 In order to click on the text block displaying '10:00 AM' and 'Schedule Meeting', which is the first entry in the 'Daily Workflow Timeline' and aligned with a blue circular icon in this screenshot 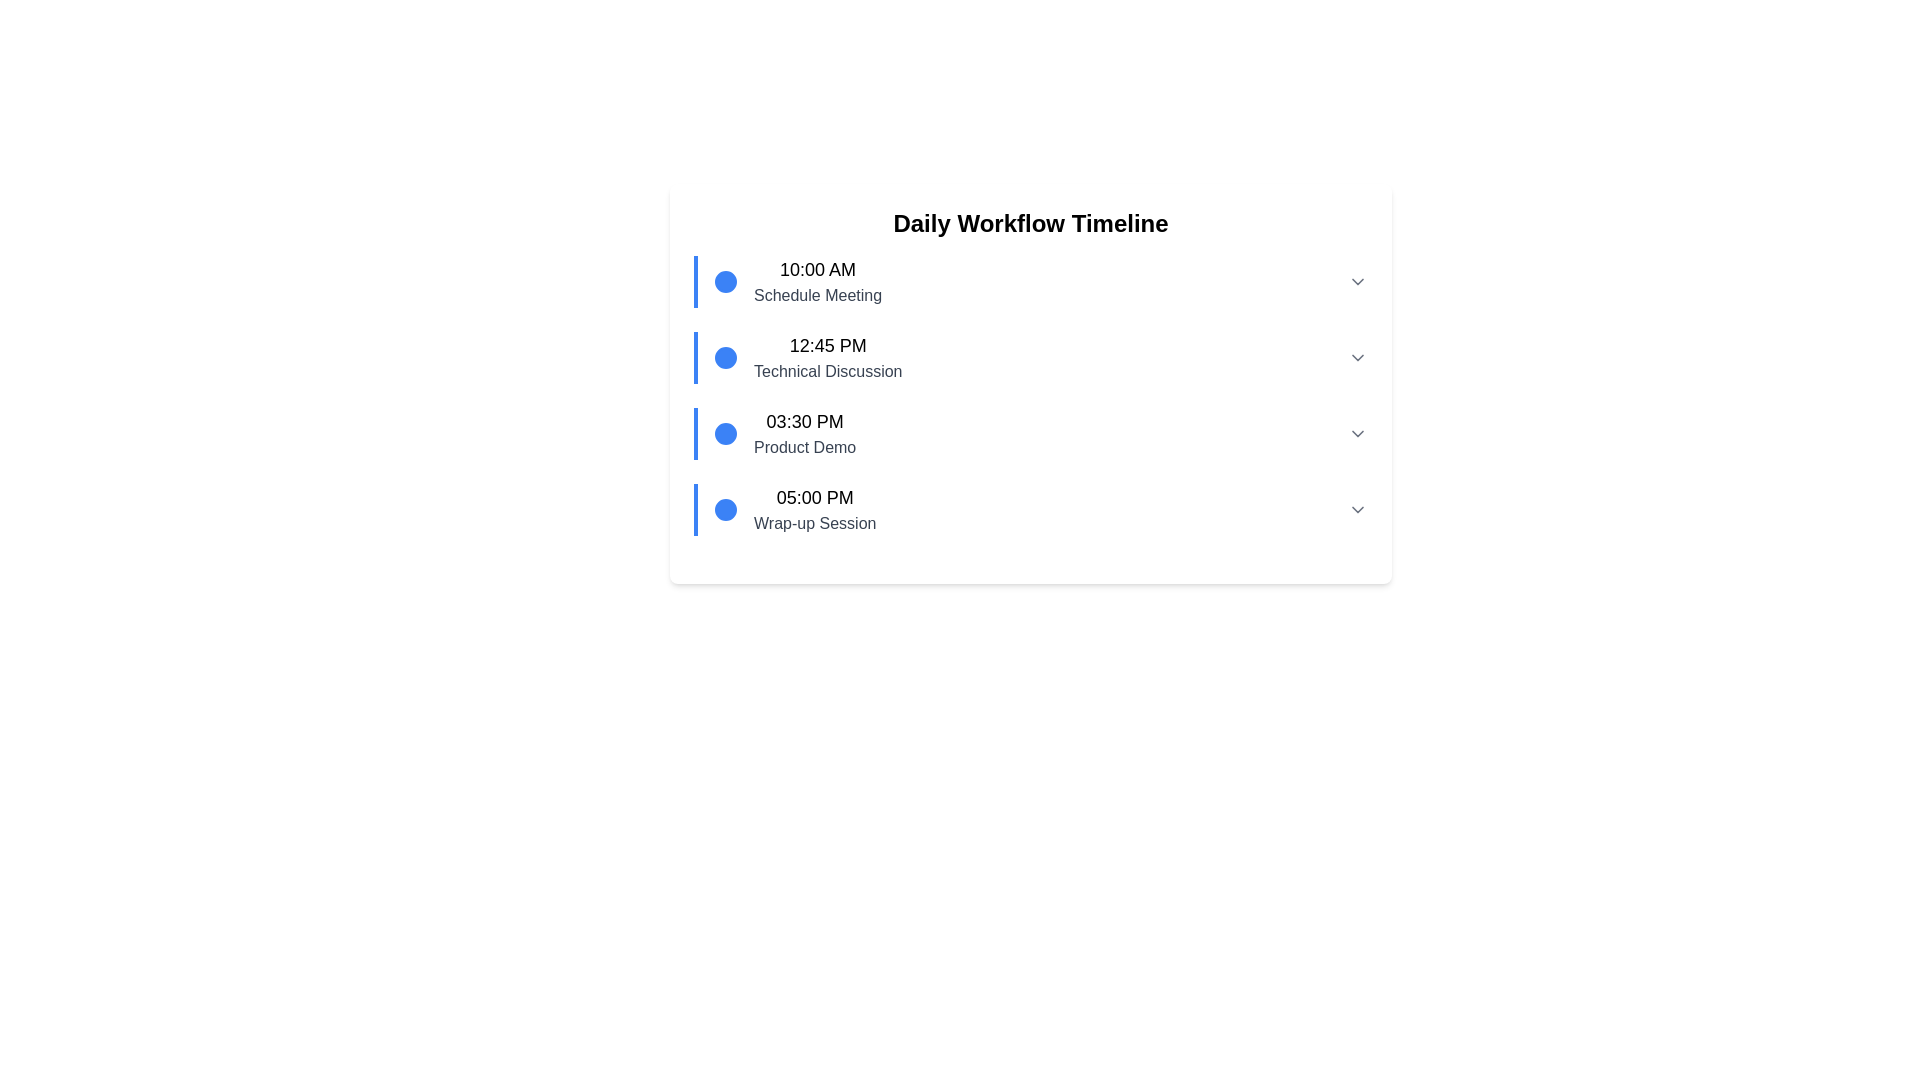, I will do `click(818, 281)`.